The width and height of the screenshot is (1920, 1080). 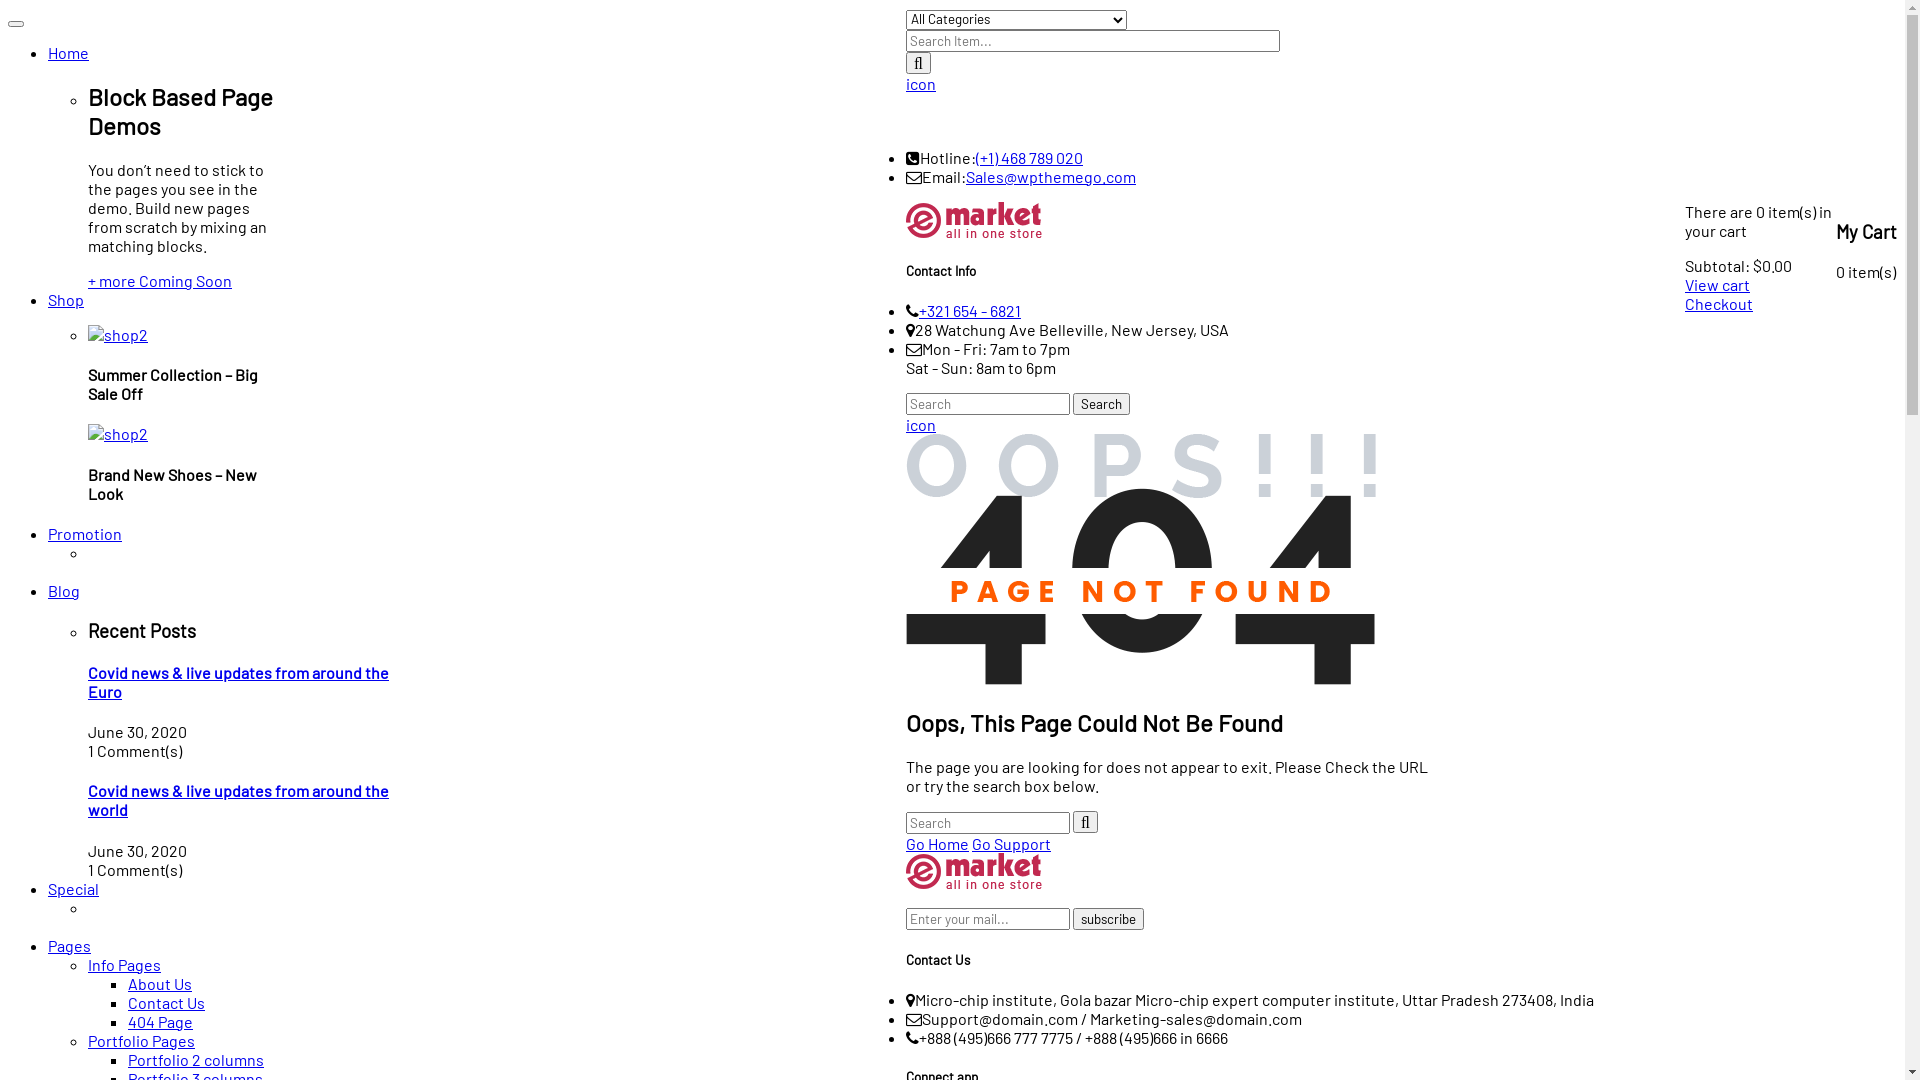 What do you see at coordinates (1717, 303) in the screenshot?
I see `'Checkout'` at bounding box center [1717, 303].